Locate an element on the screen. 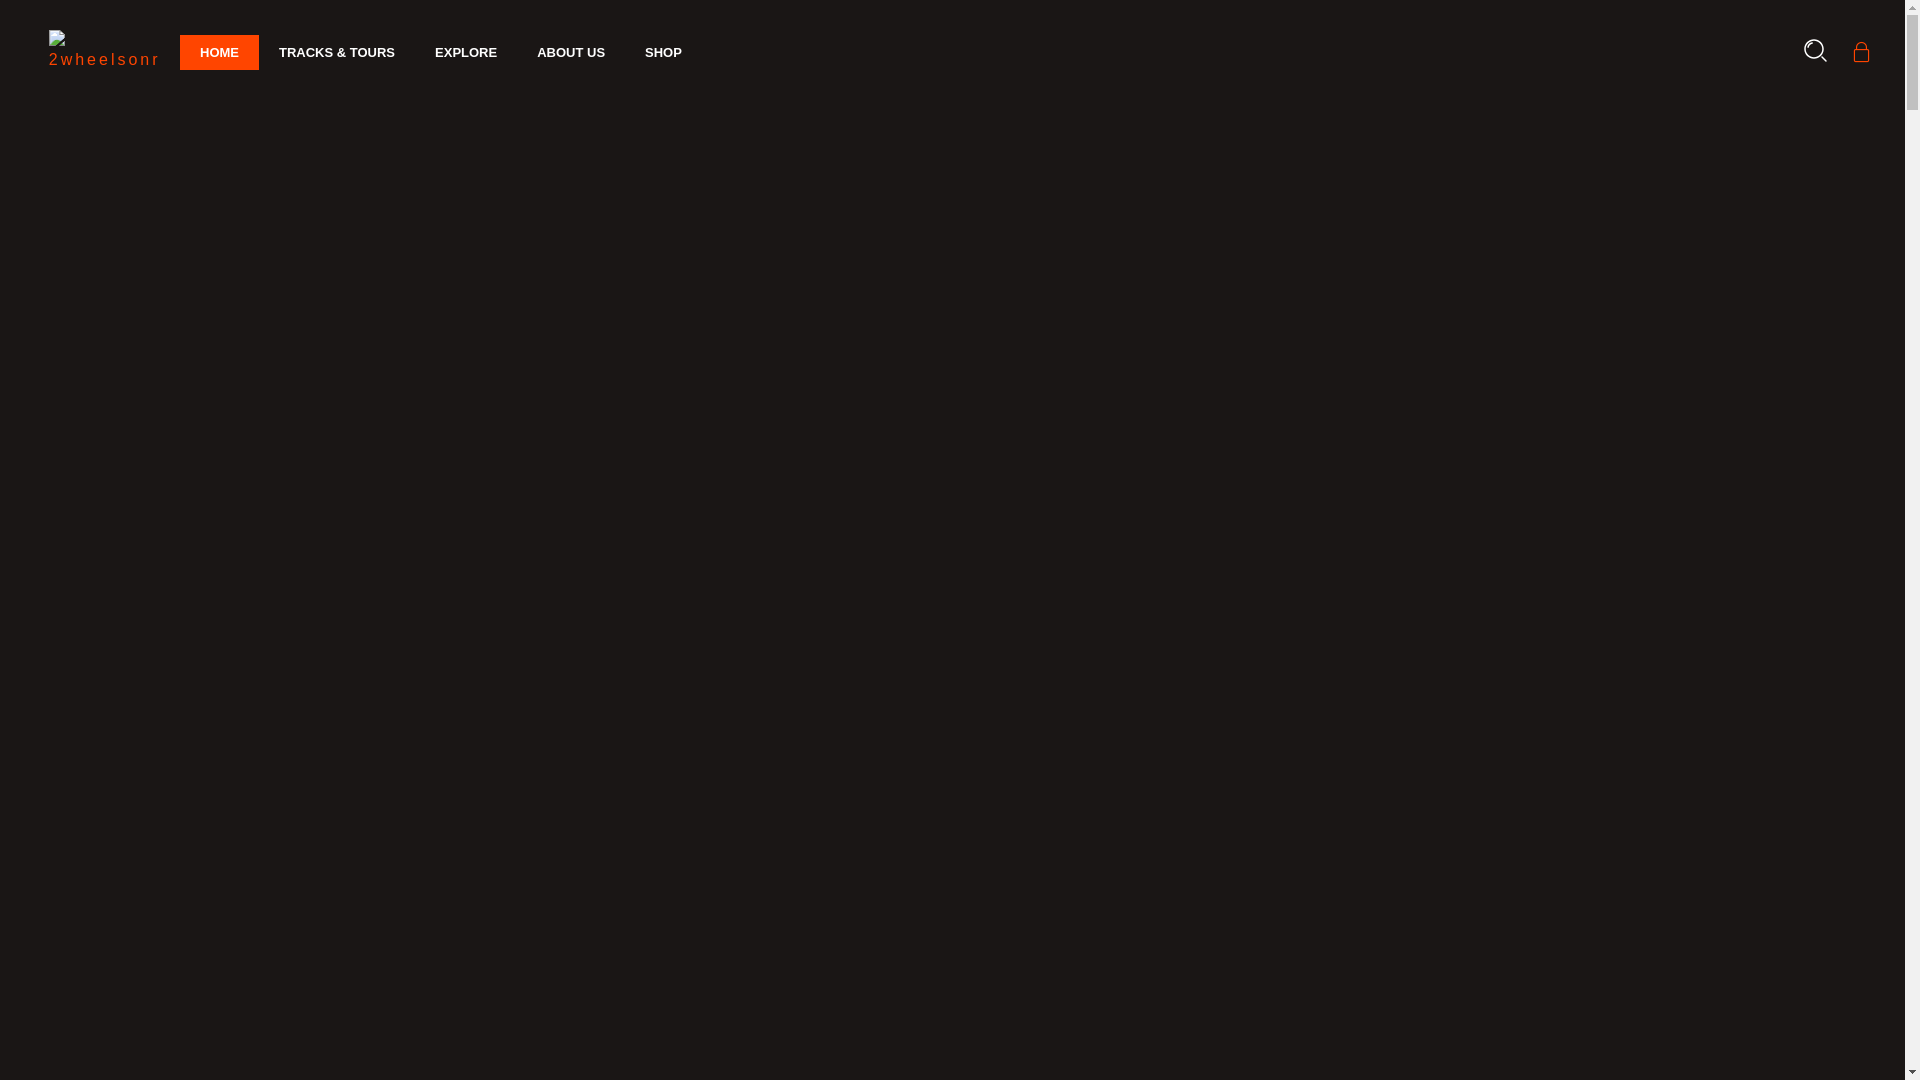 This screenshot has height=1080, width=1920. 'SHOP' is located at coordinates (623, 52).